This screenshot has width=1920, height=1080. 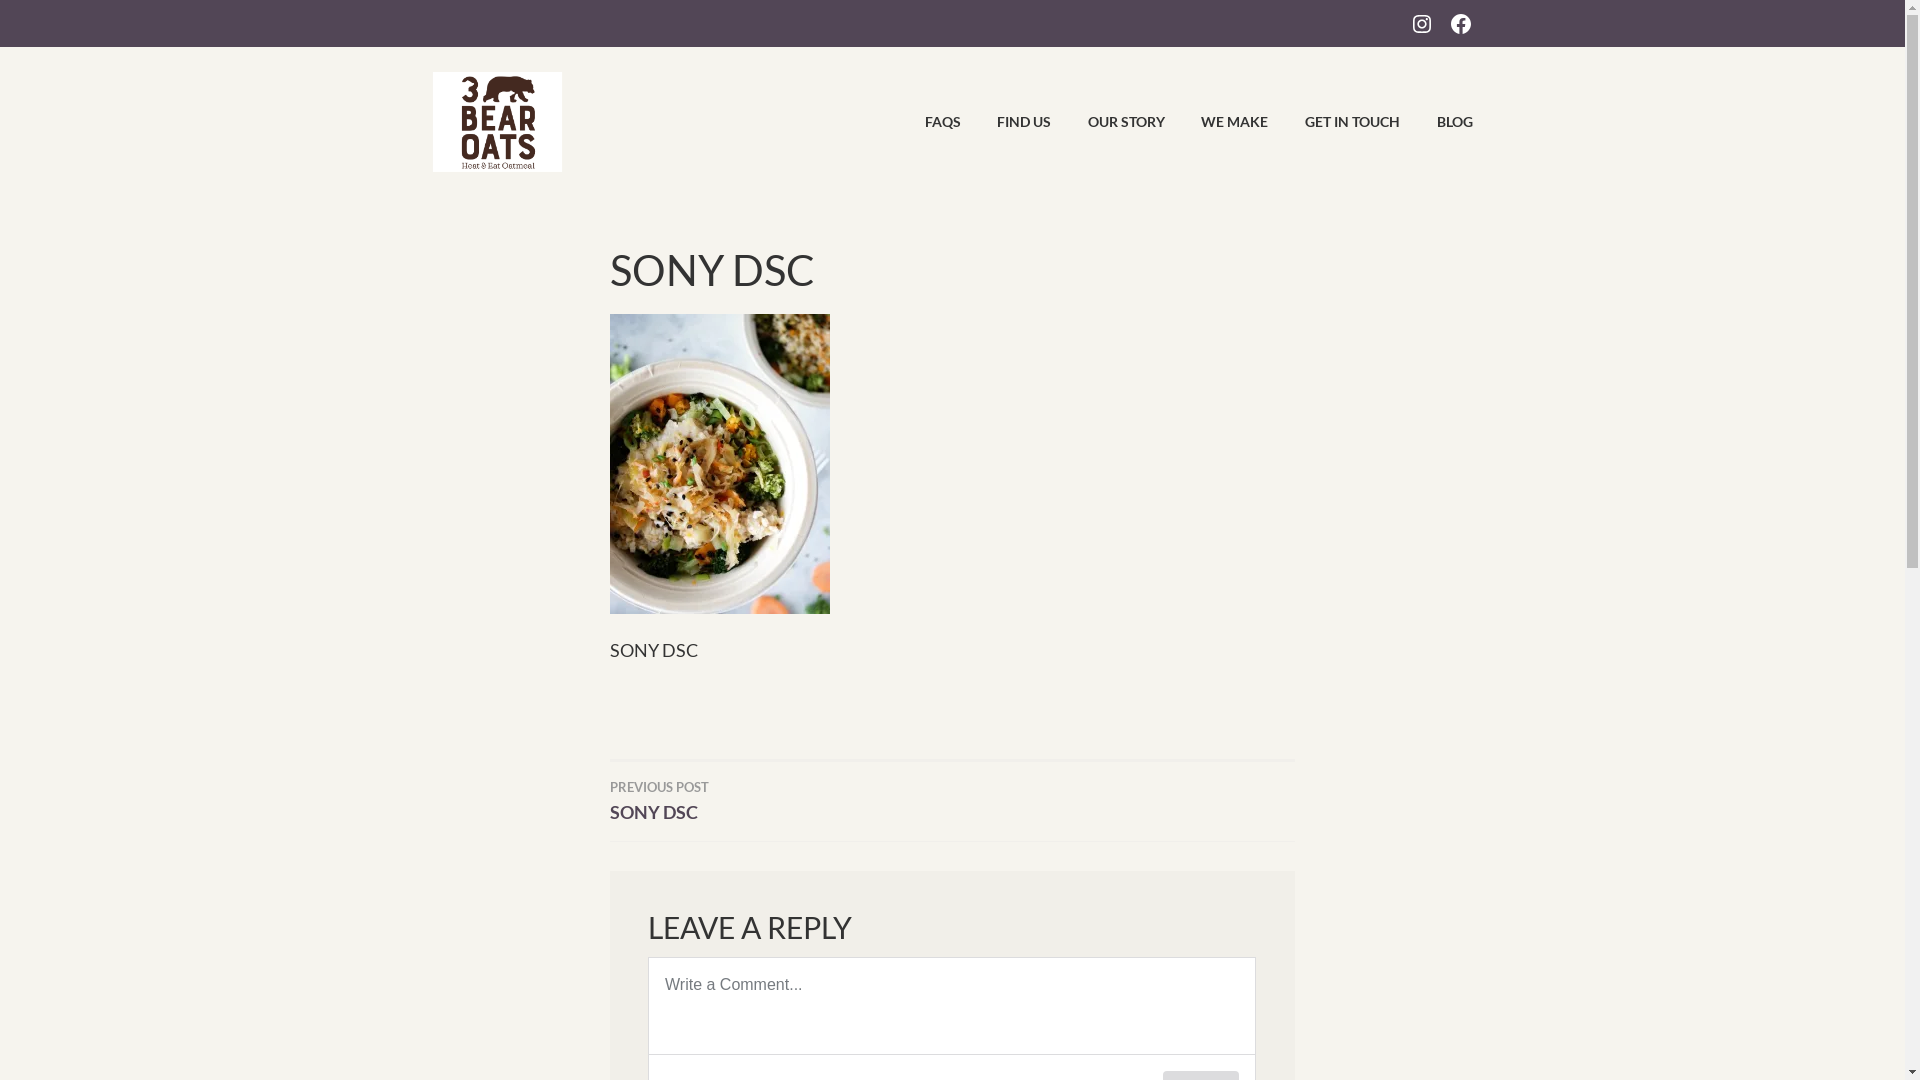 What do you see at coordinates (1008, 122) in the screenshot?
I see `'FIND US'` at bounding box center [1008, 122].